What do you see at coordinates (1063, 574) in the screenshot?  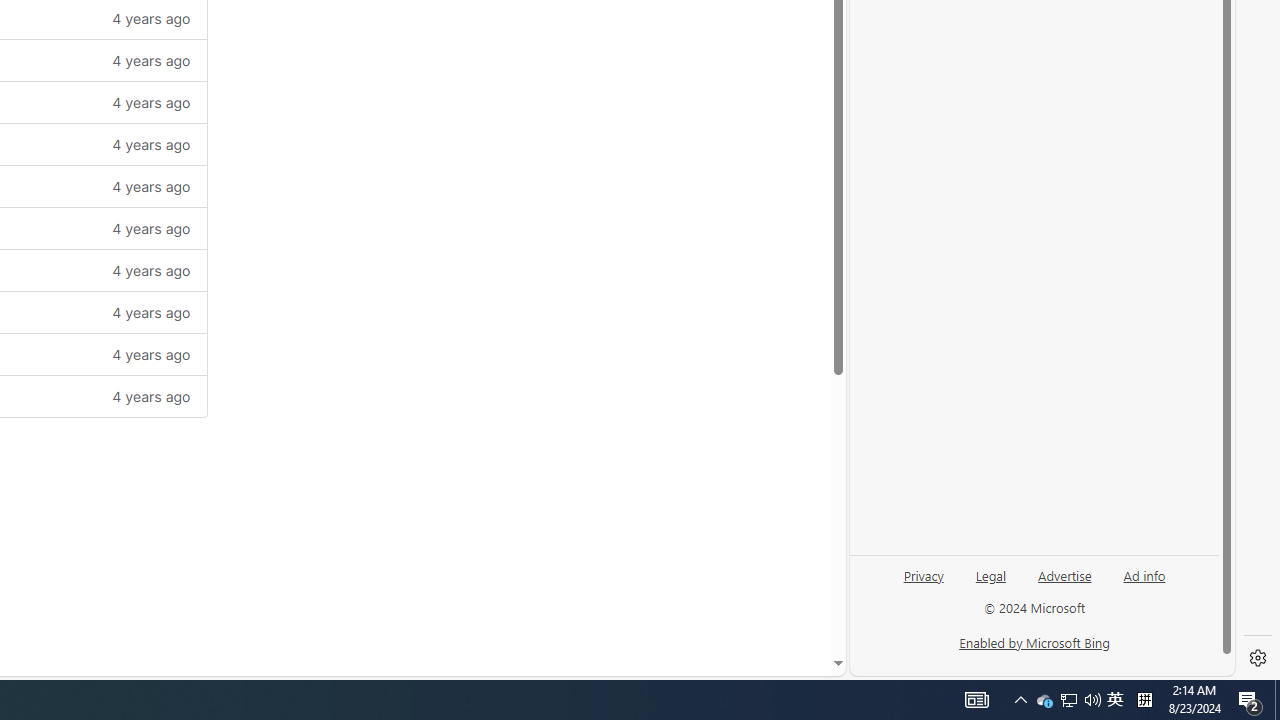 I see `'Advertise'` at bounding box center [1063, 574].